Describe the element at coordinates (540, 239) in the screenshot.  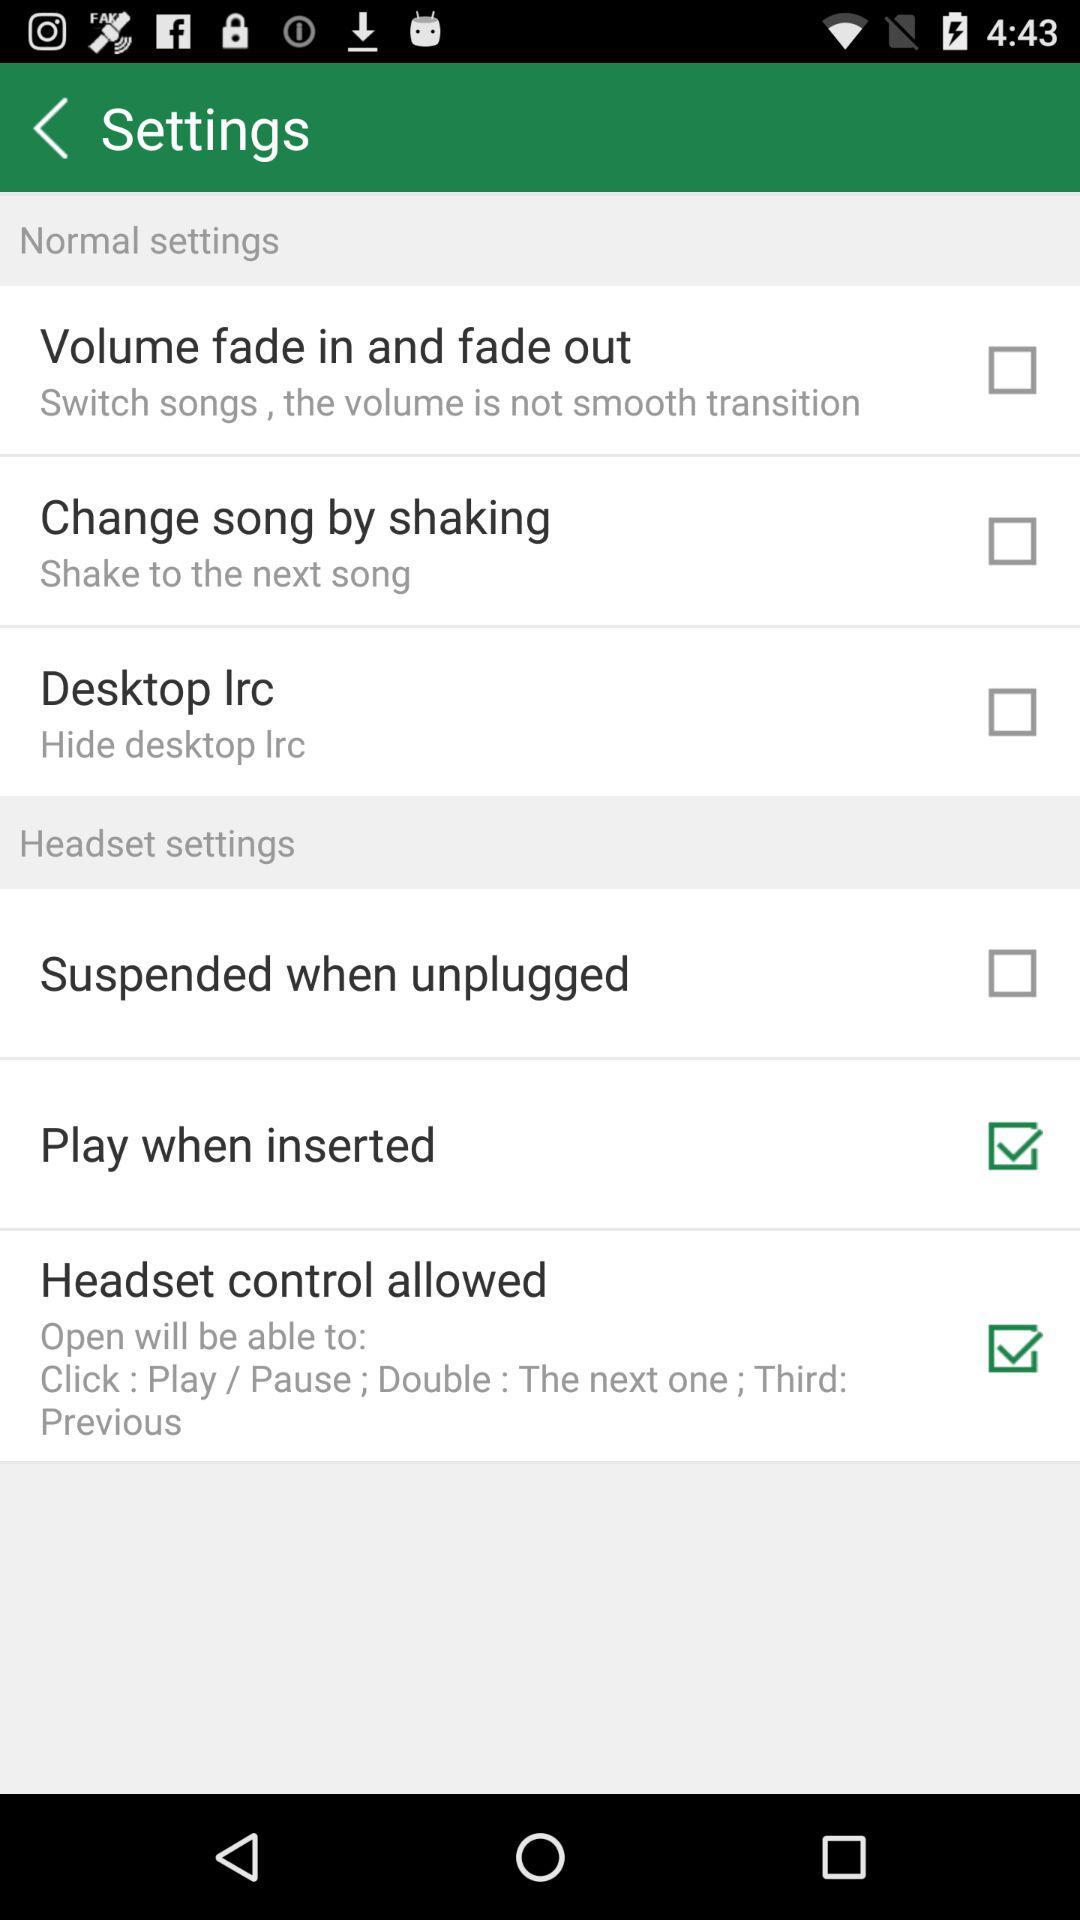
I see `normal settings icon` at that location.